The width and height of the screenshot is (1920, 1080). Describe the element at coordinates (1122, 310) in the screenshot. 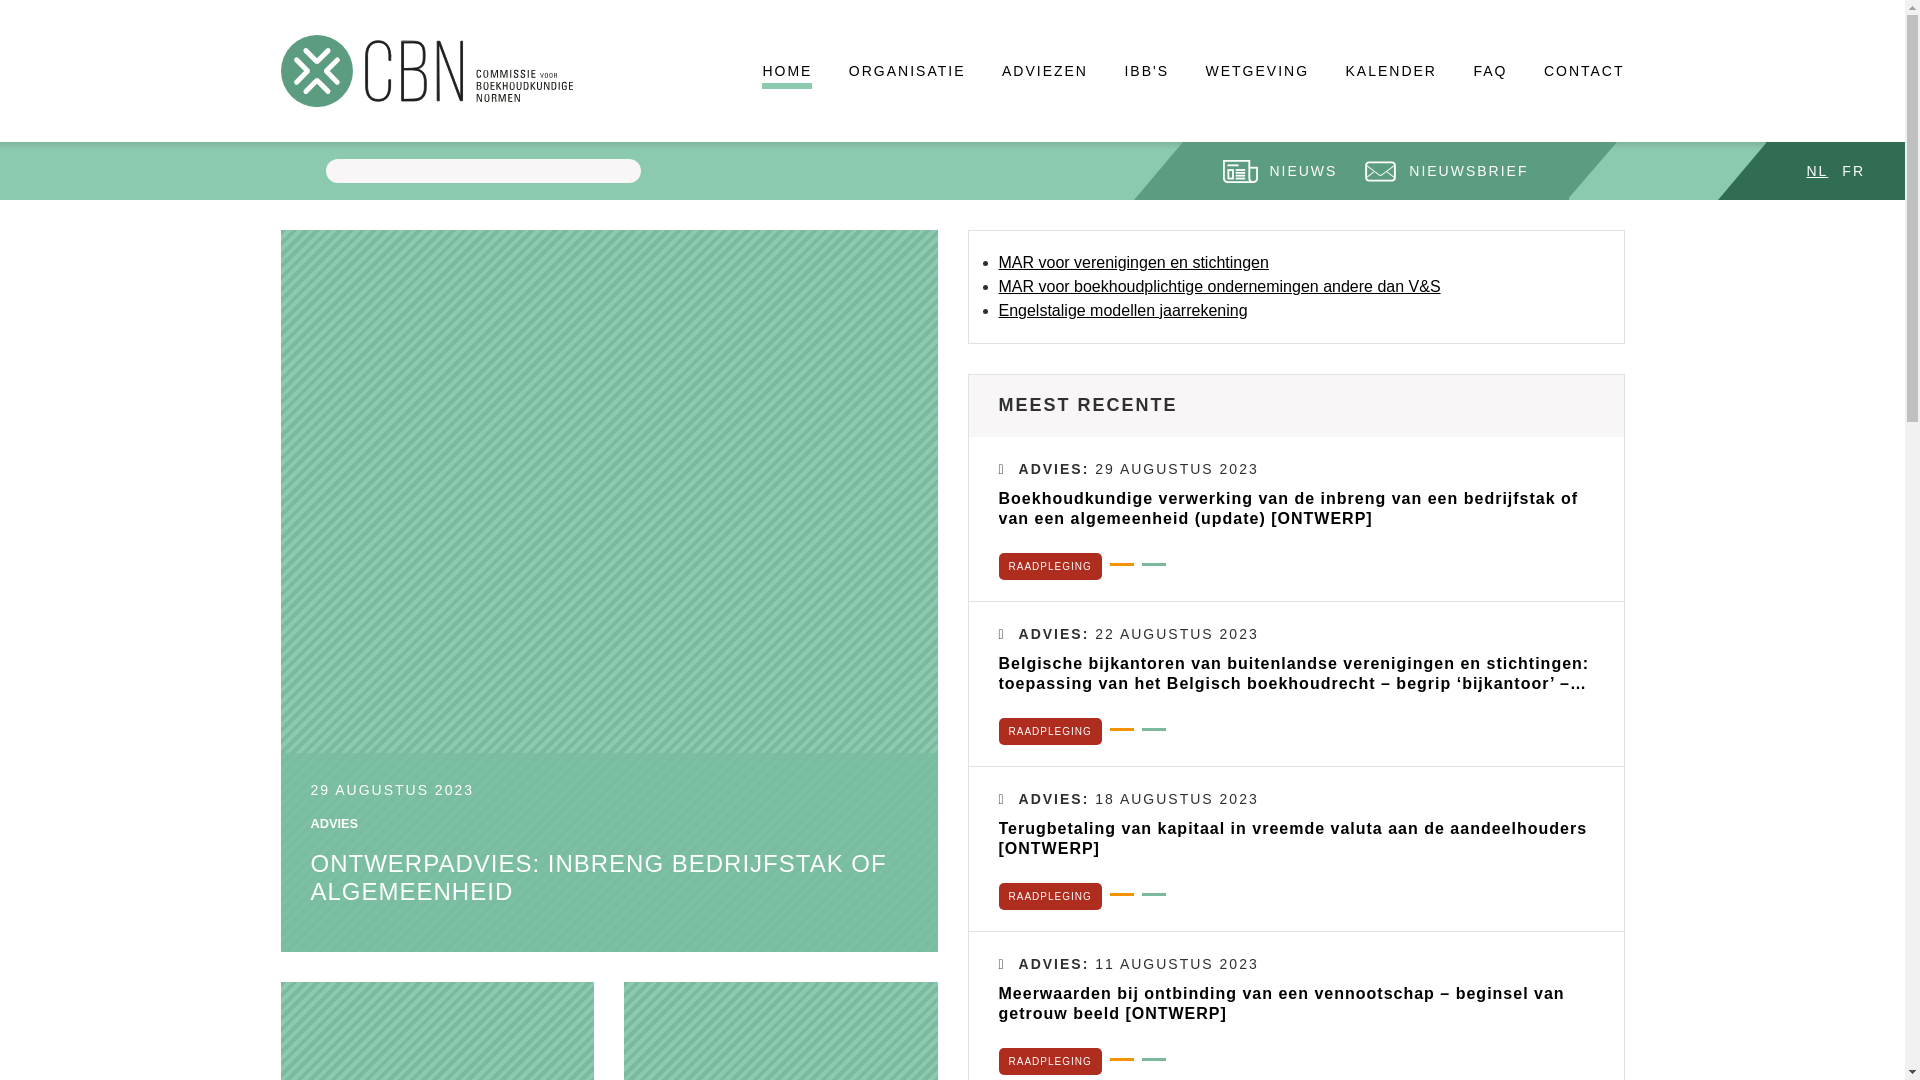

I see `'Engelstalige modellen jaarrekening'` at that location.